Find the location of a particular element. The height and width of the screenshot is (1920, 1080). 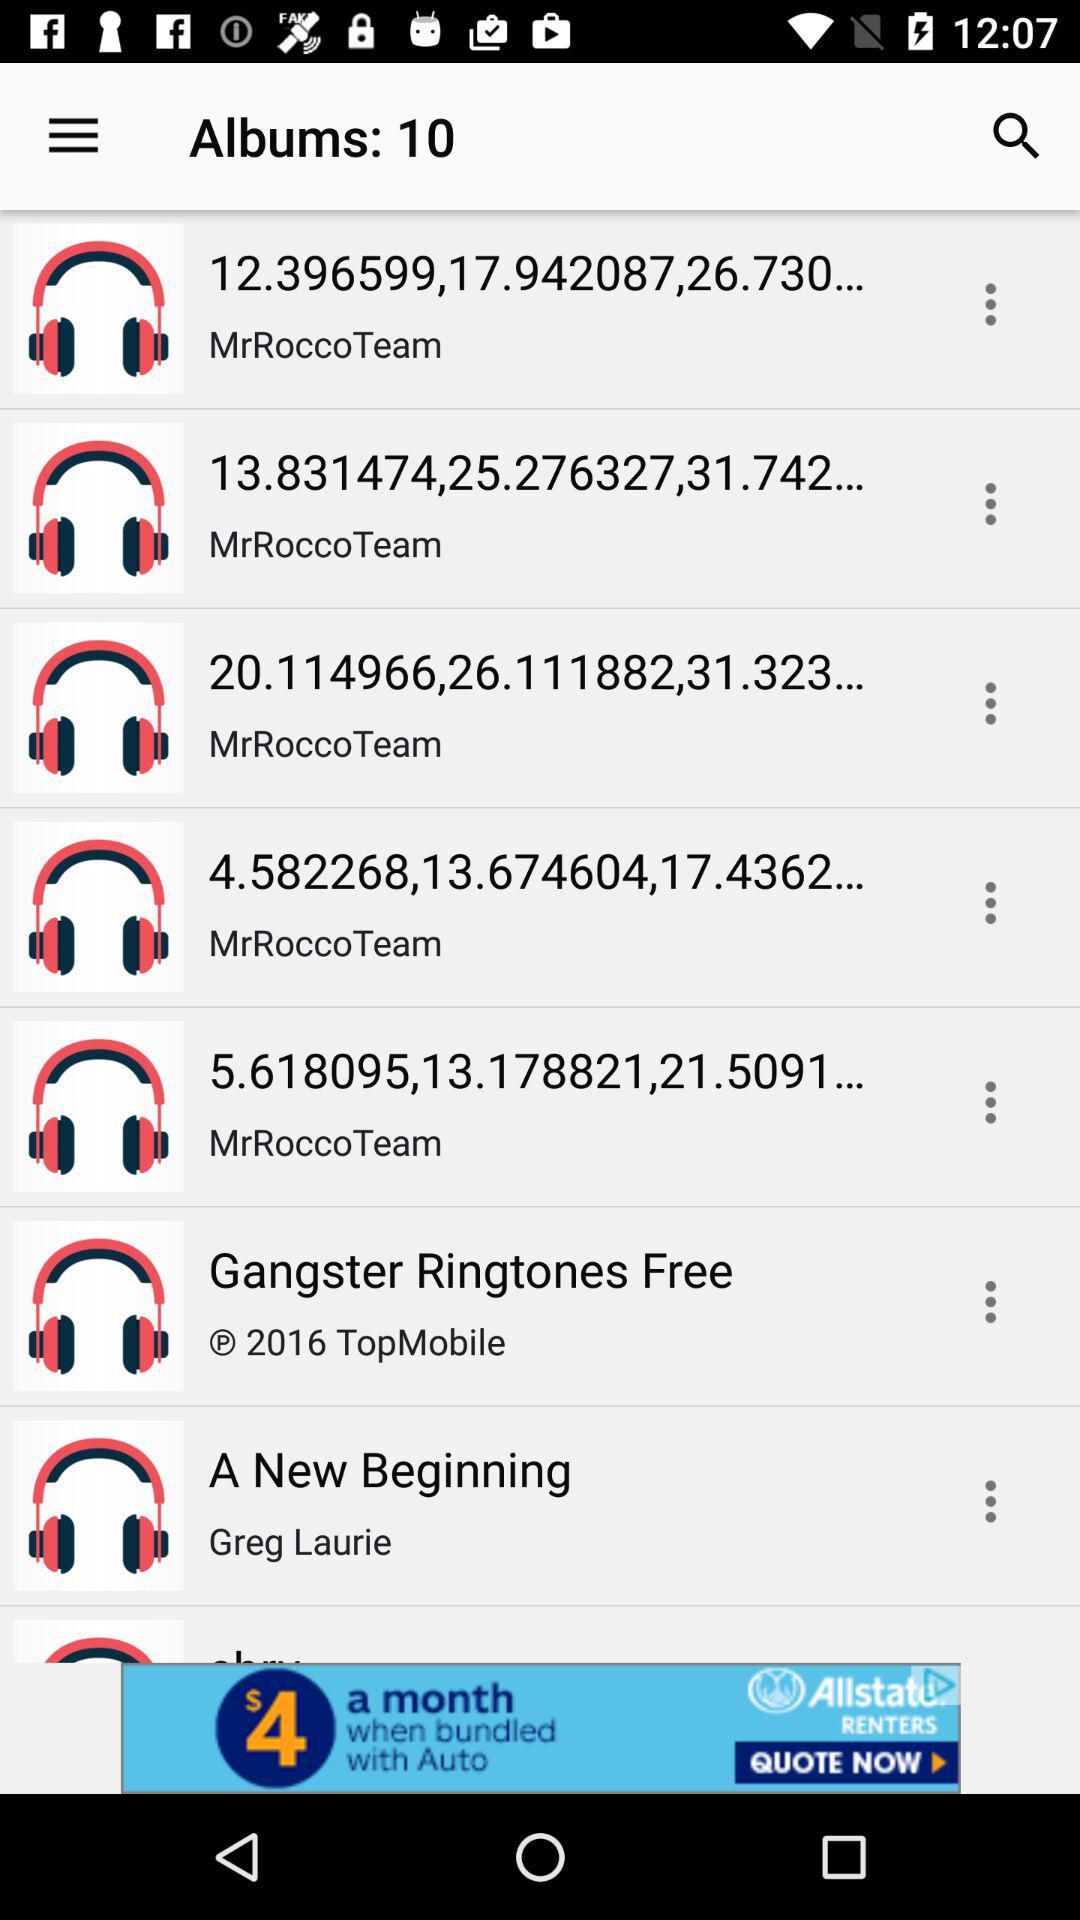

get more information is located at coordinates (990, 1501).